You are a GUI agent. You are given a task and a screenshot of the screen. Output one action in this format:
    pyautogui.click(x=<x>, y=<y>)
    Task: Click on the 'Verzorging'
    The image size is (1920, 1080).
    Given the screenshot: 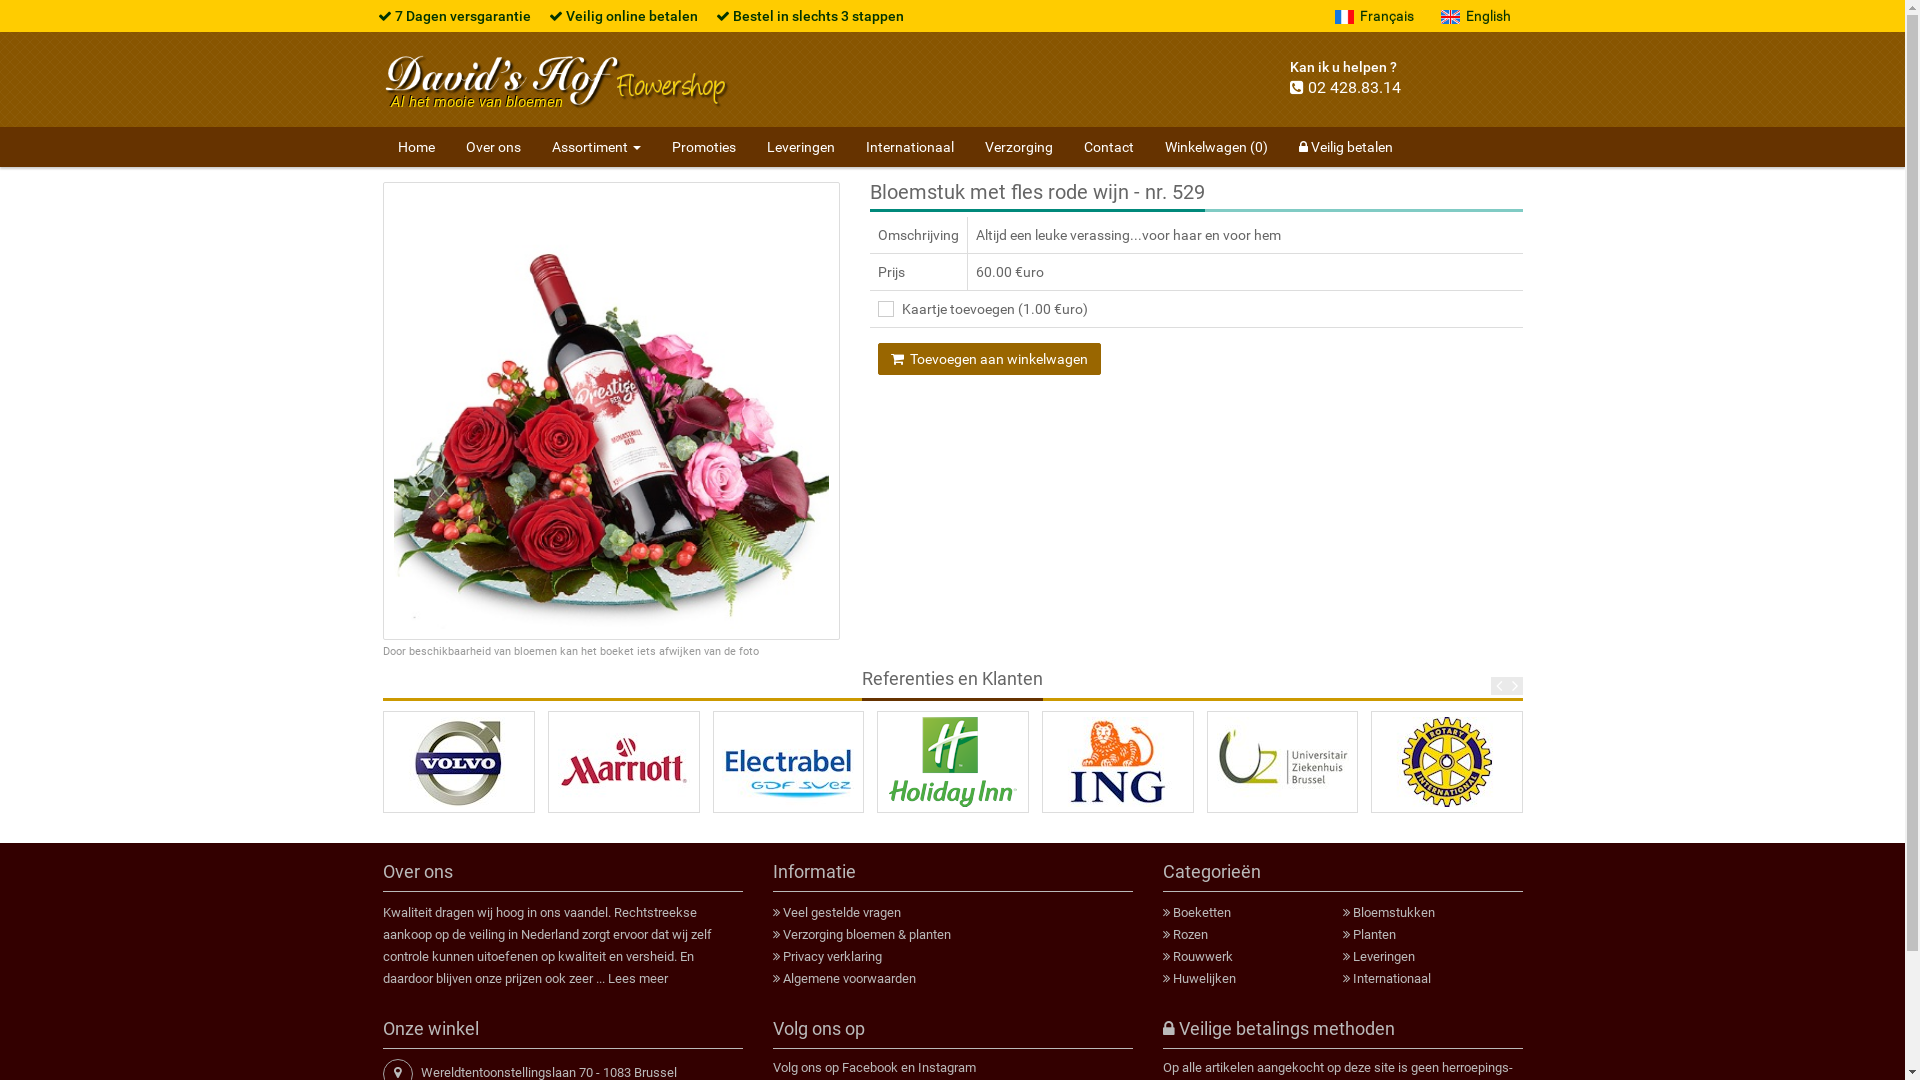 What is the action you would take?
    pyautogui.click(x=1018, y=145)
    